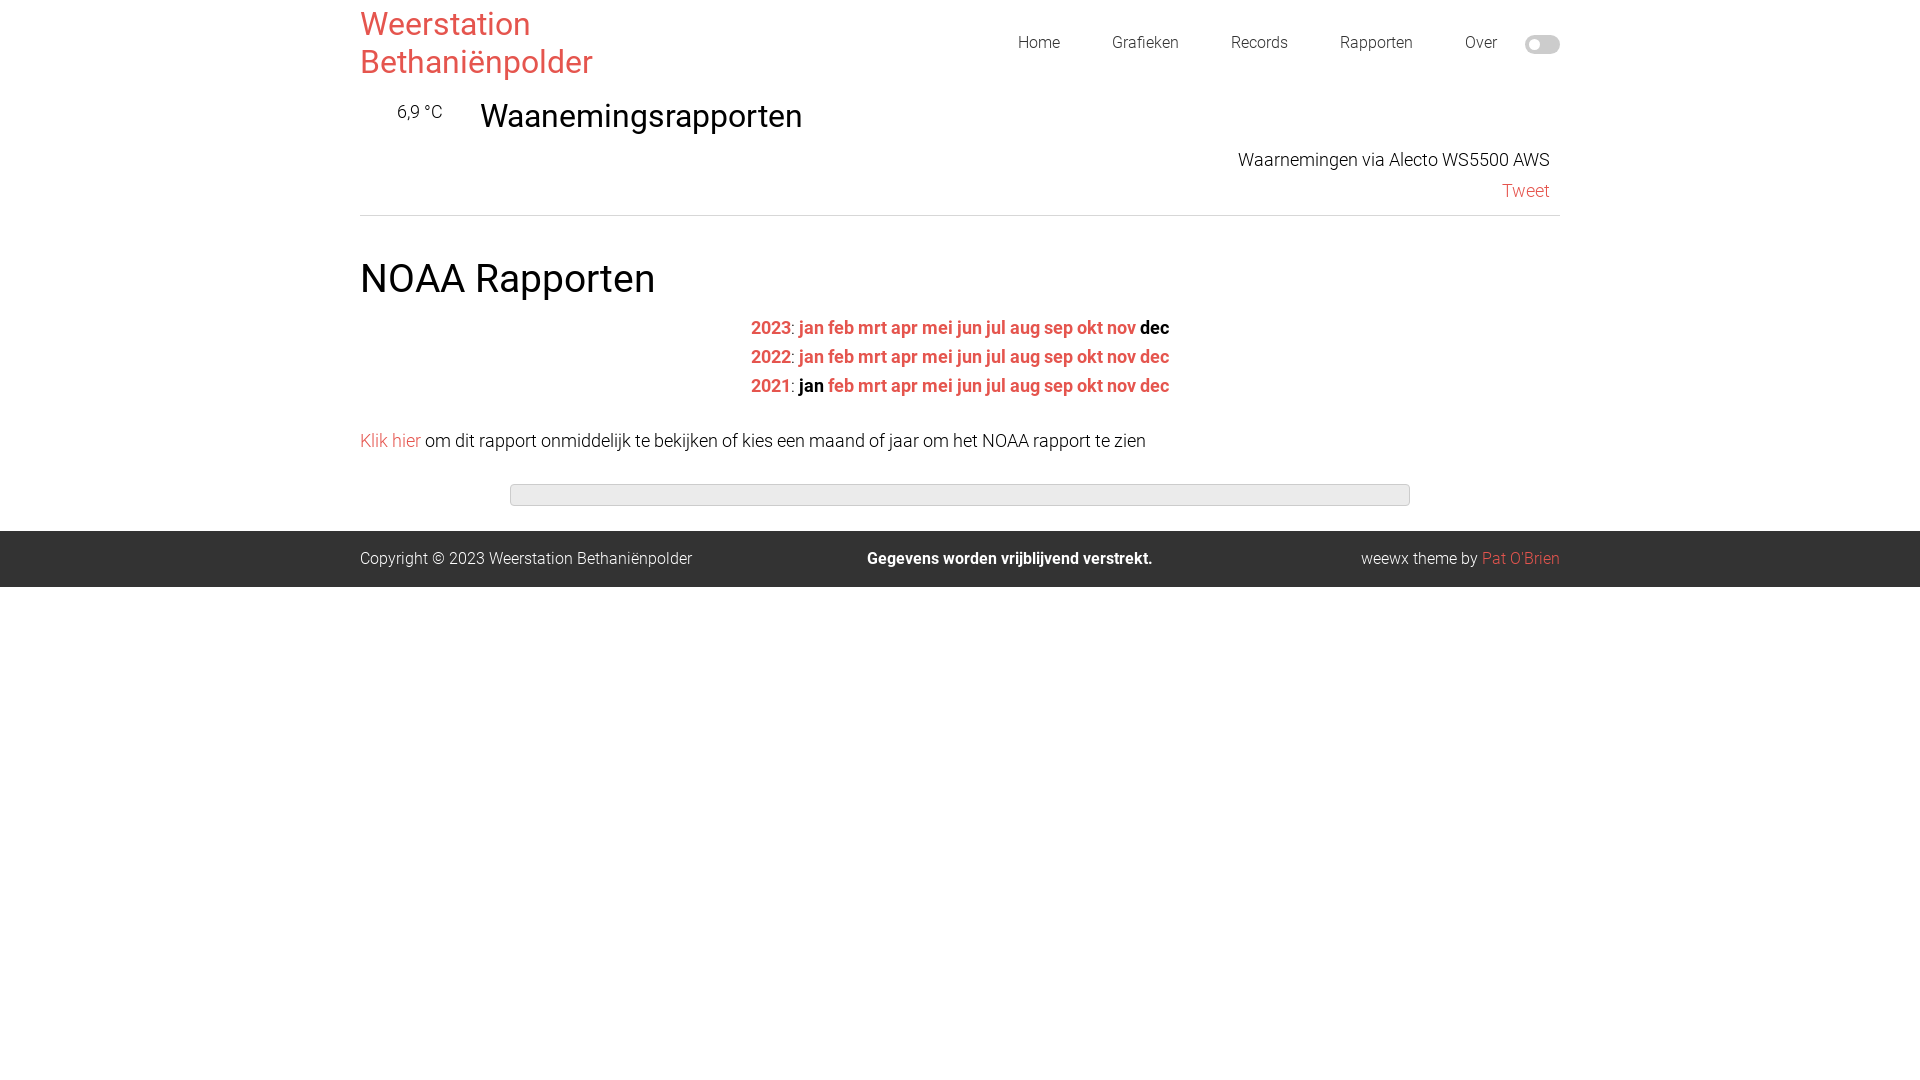 The height and width of the screenshot is (1080, 1920). Describe the element at coordinates (1057, 385) in the screenshot. I see `'sep'` at that location.